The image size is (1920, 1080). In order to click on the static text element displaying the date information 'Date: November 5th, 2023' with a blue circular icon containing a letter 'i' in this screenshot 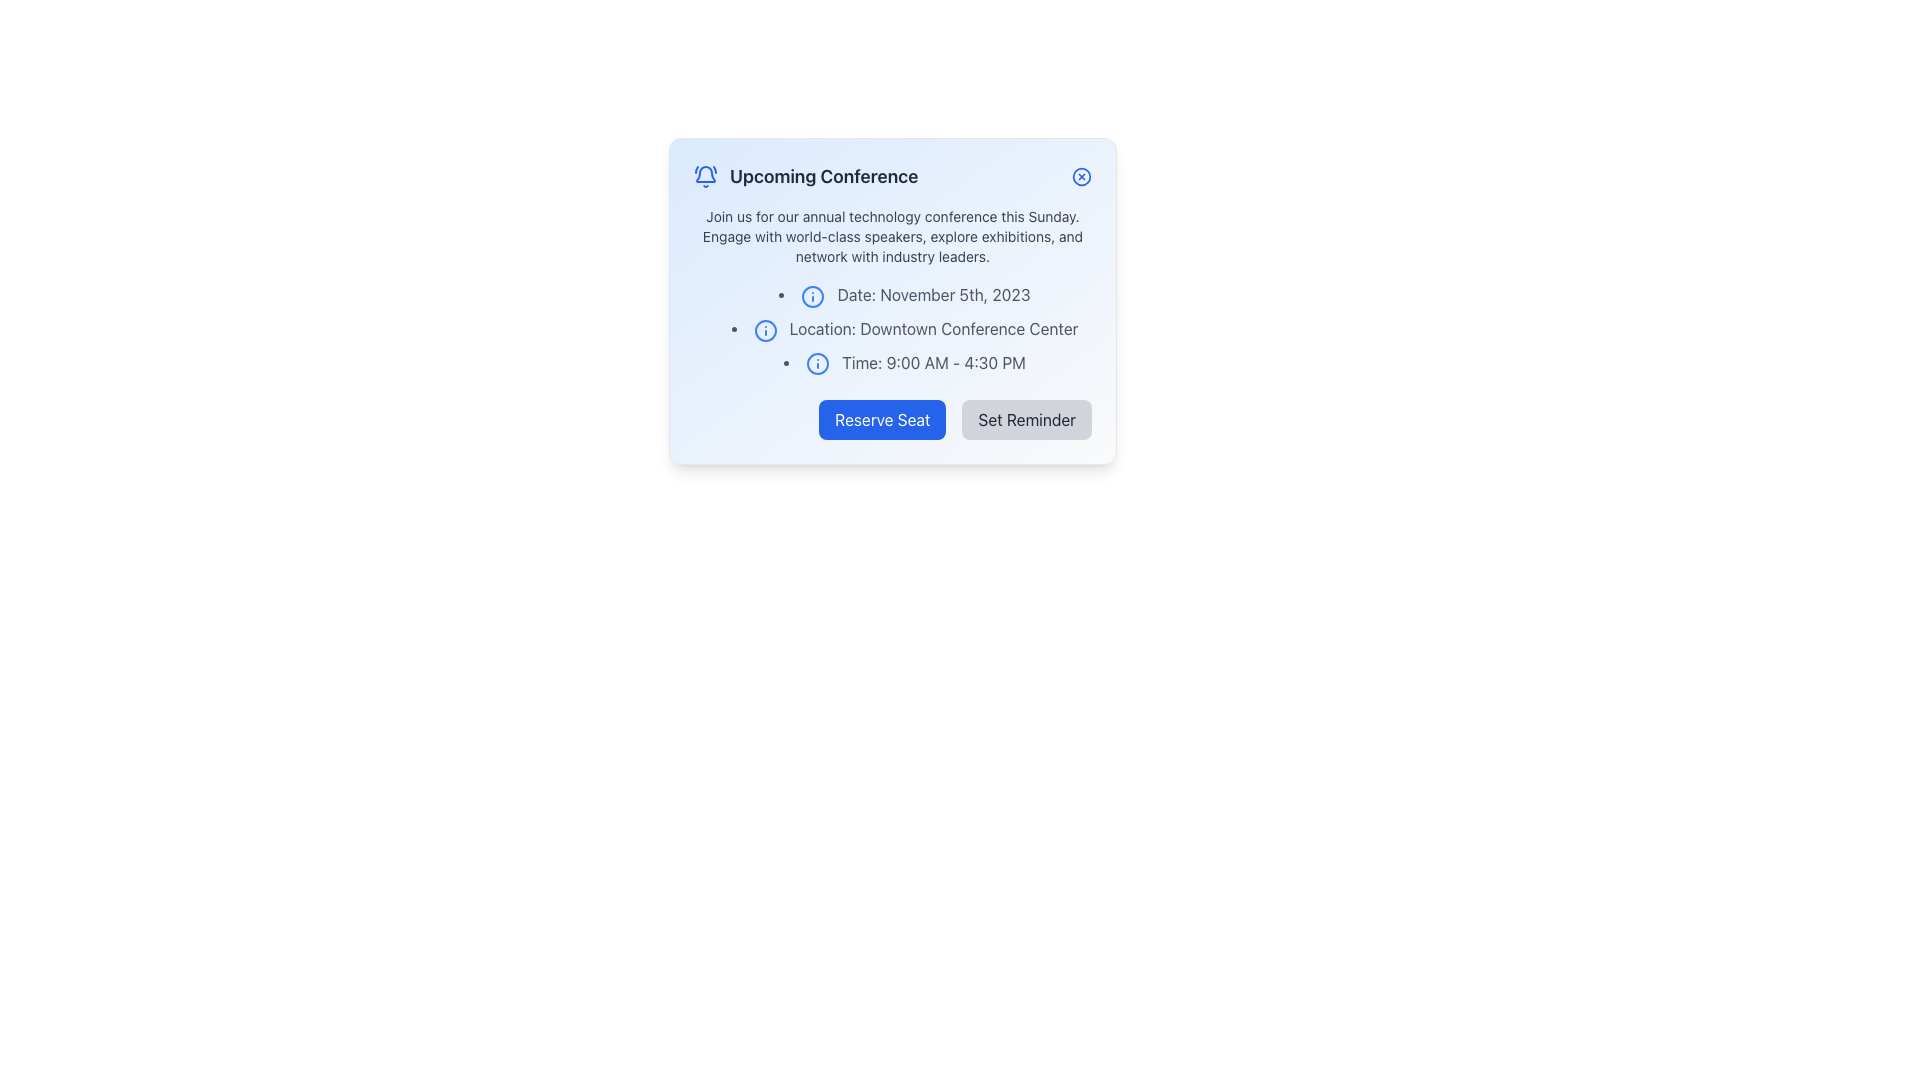, I will do `click(904, 294)`.